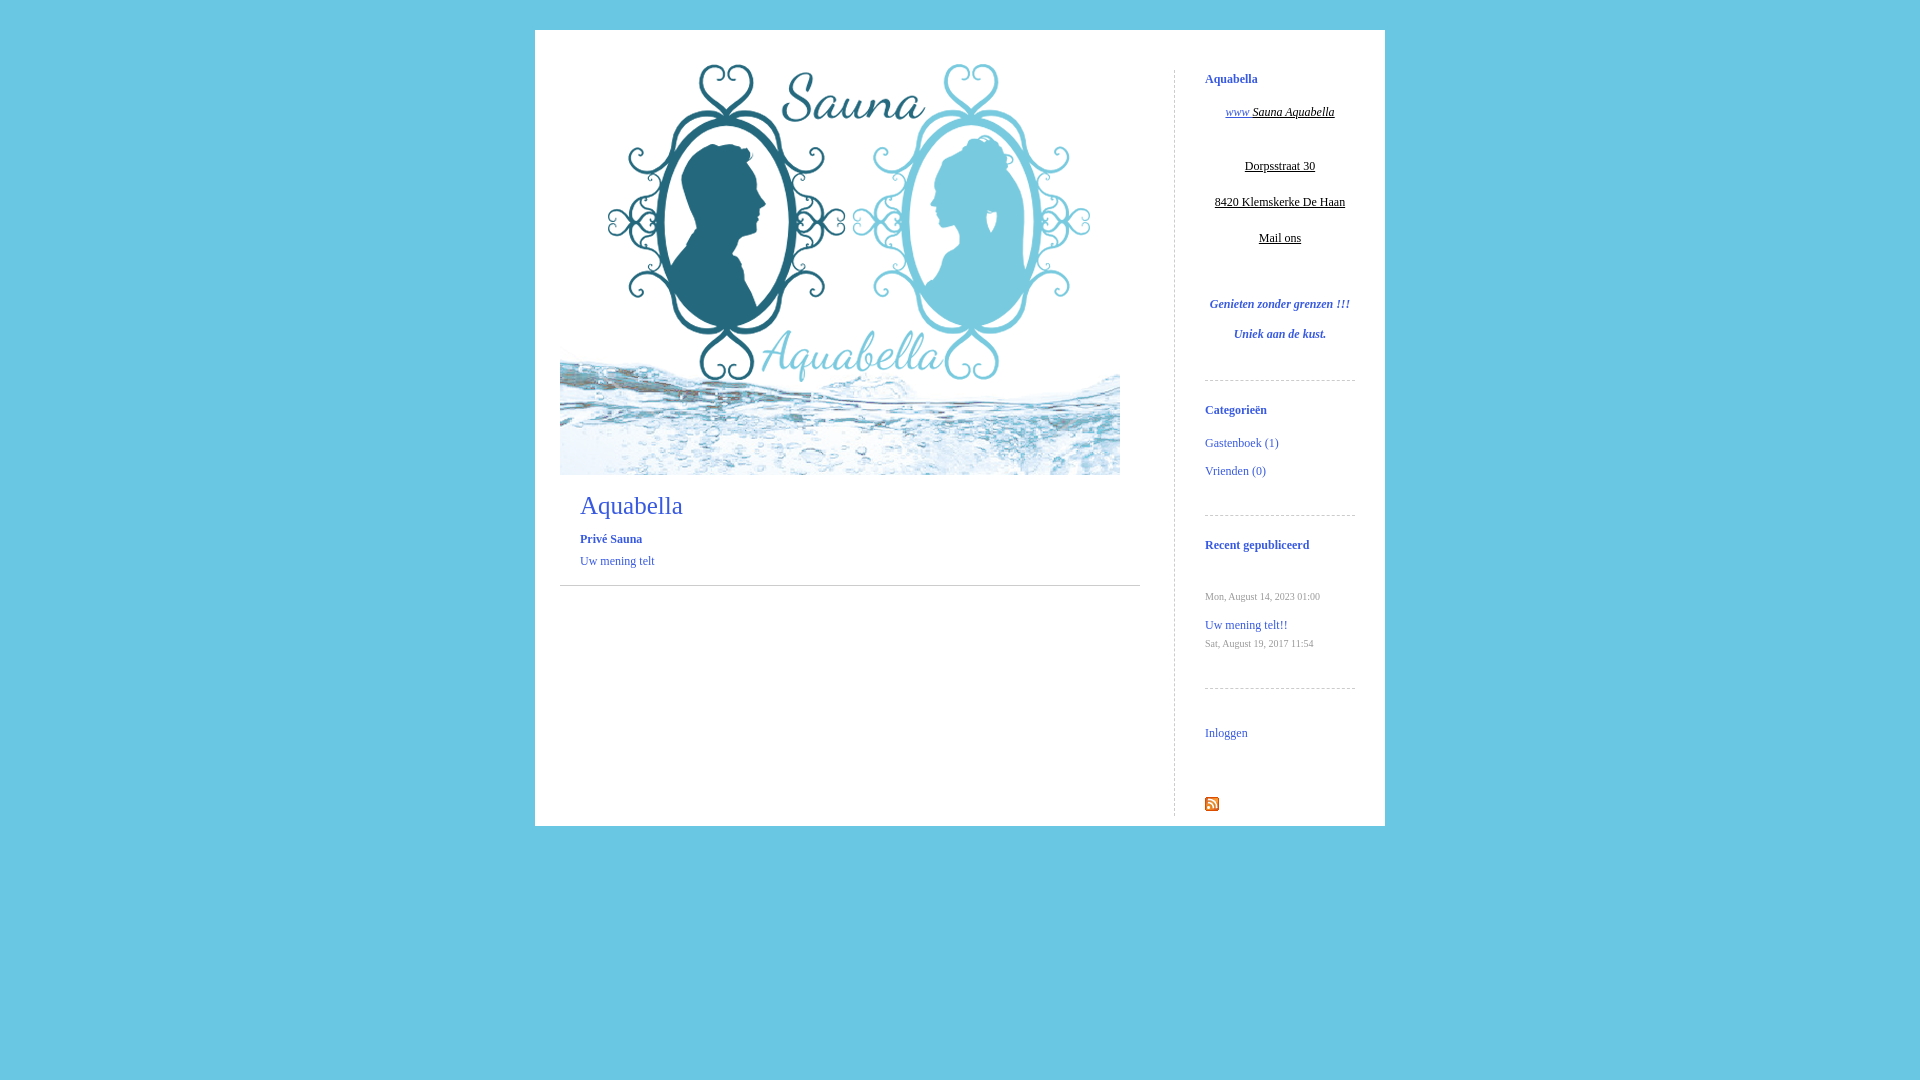 Image resolution: width=1920 pixels, height=1080 pixels. What do you see at coordinates (1241, 442) in the screenshot?
I see `'Gastenboek (1)'` at bounding box center [1241, 442].